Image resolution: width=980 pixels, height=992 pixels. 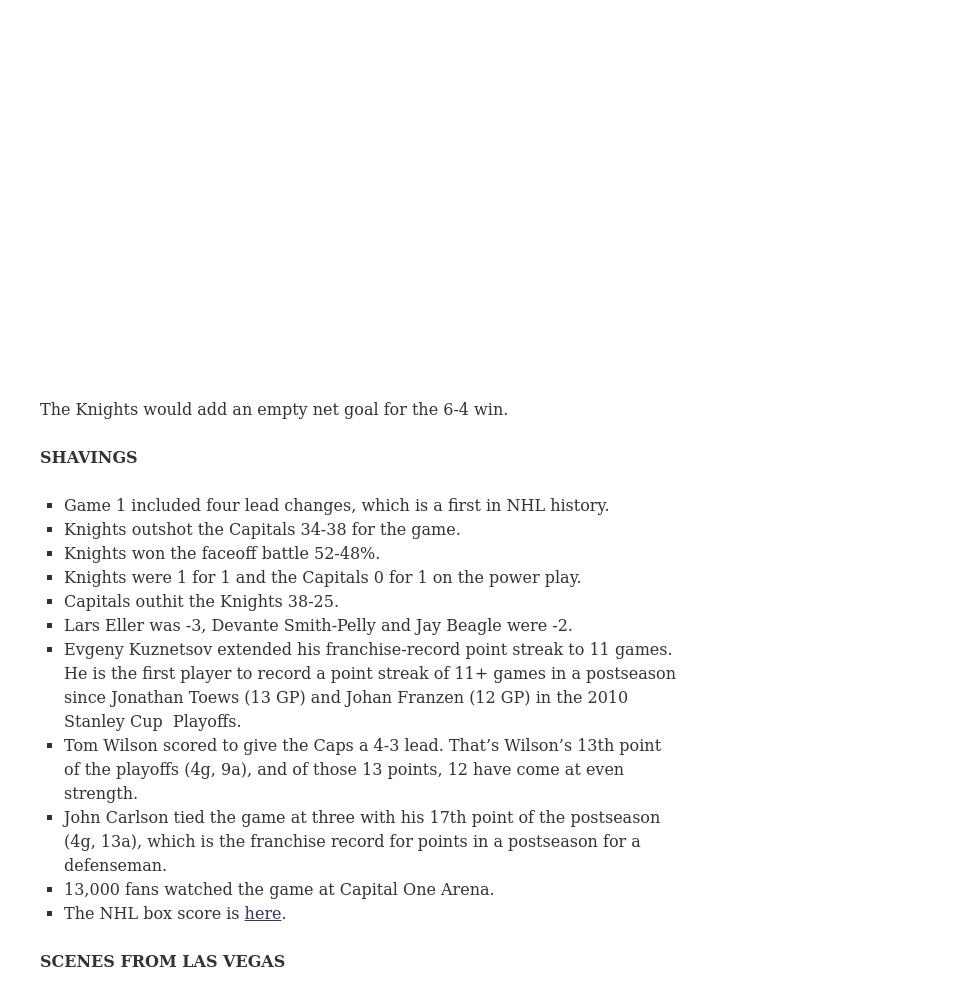 I want to click on '.', so click(x=283, y=912).